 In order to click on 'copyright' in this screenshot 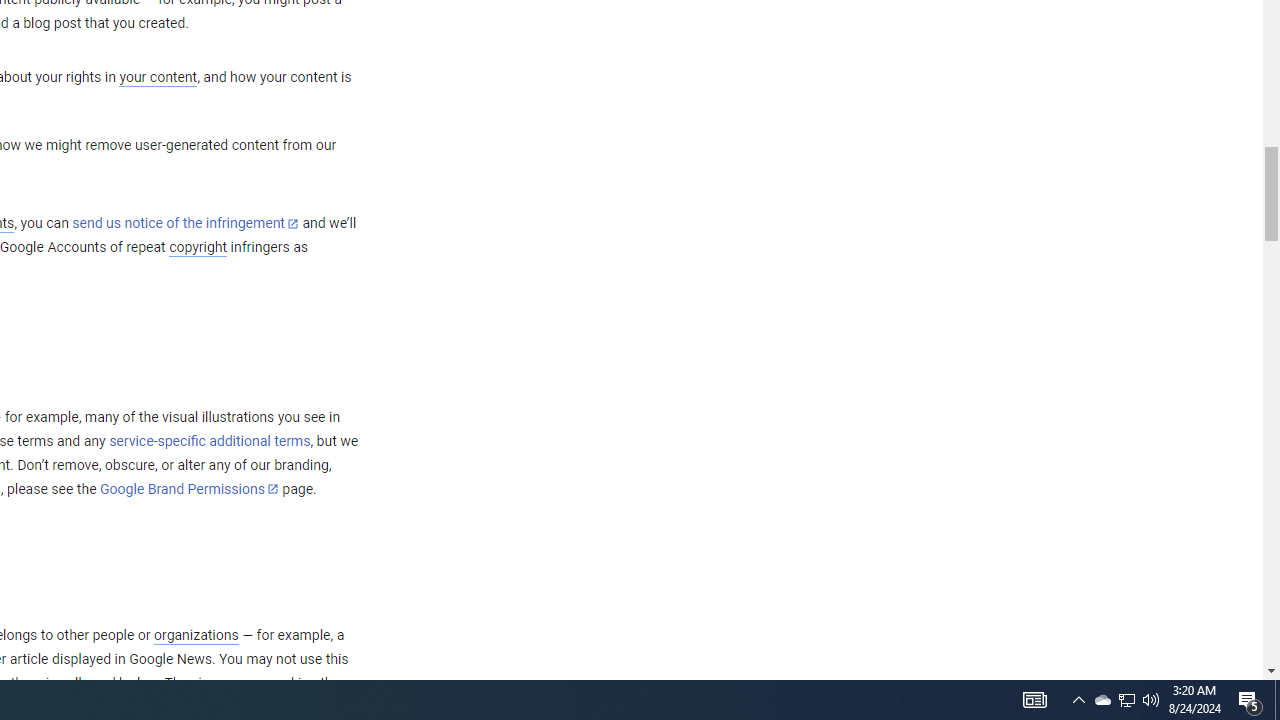, I will do `click(198, 247)`.